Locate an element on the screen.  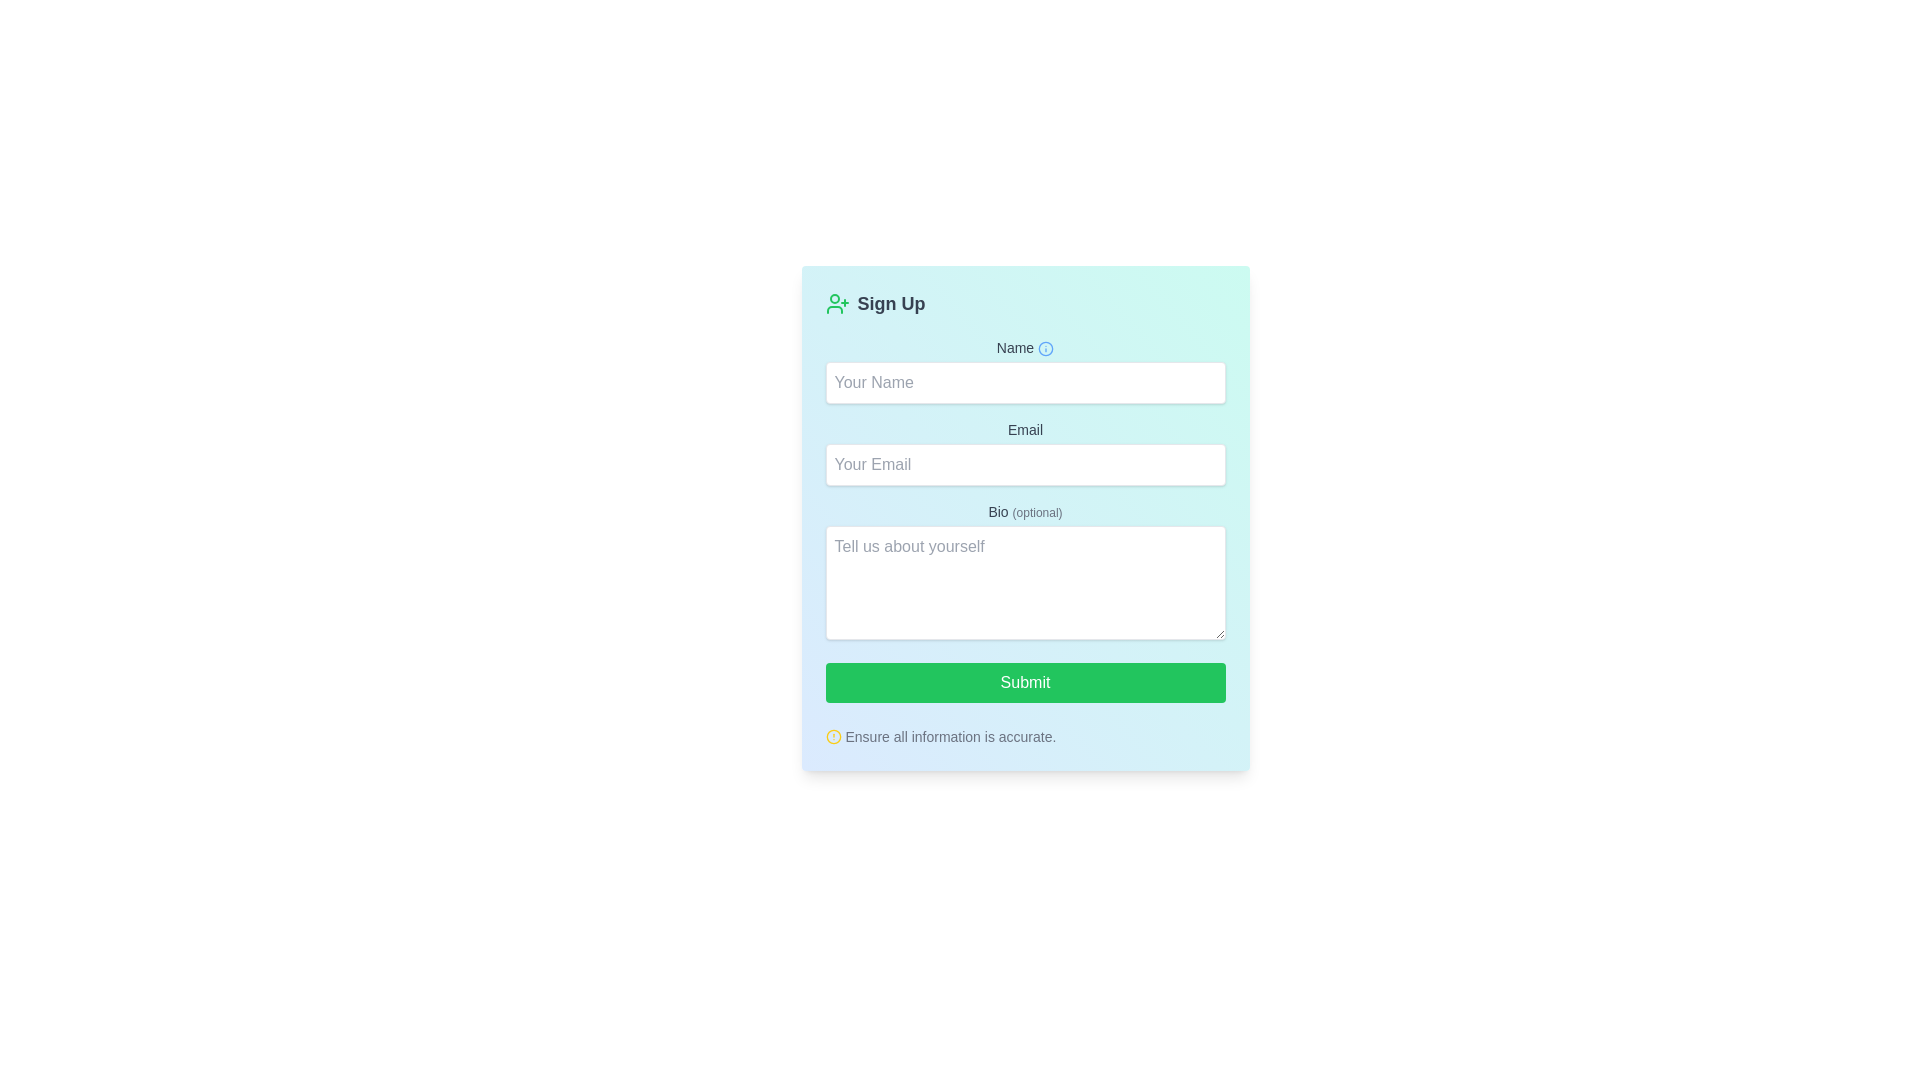
advisory message text label with icon located beneath the 'Submit' button at the bottom of the form is located at coordinates (1025, 732).